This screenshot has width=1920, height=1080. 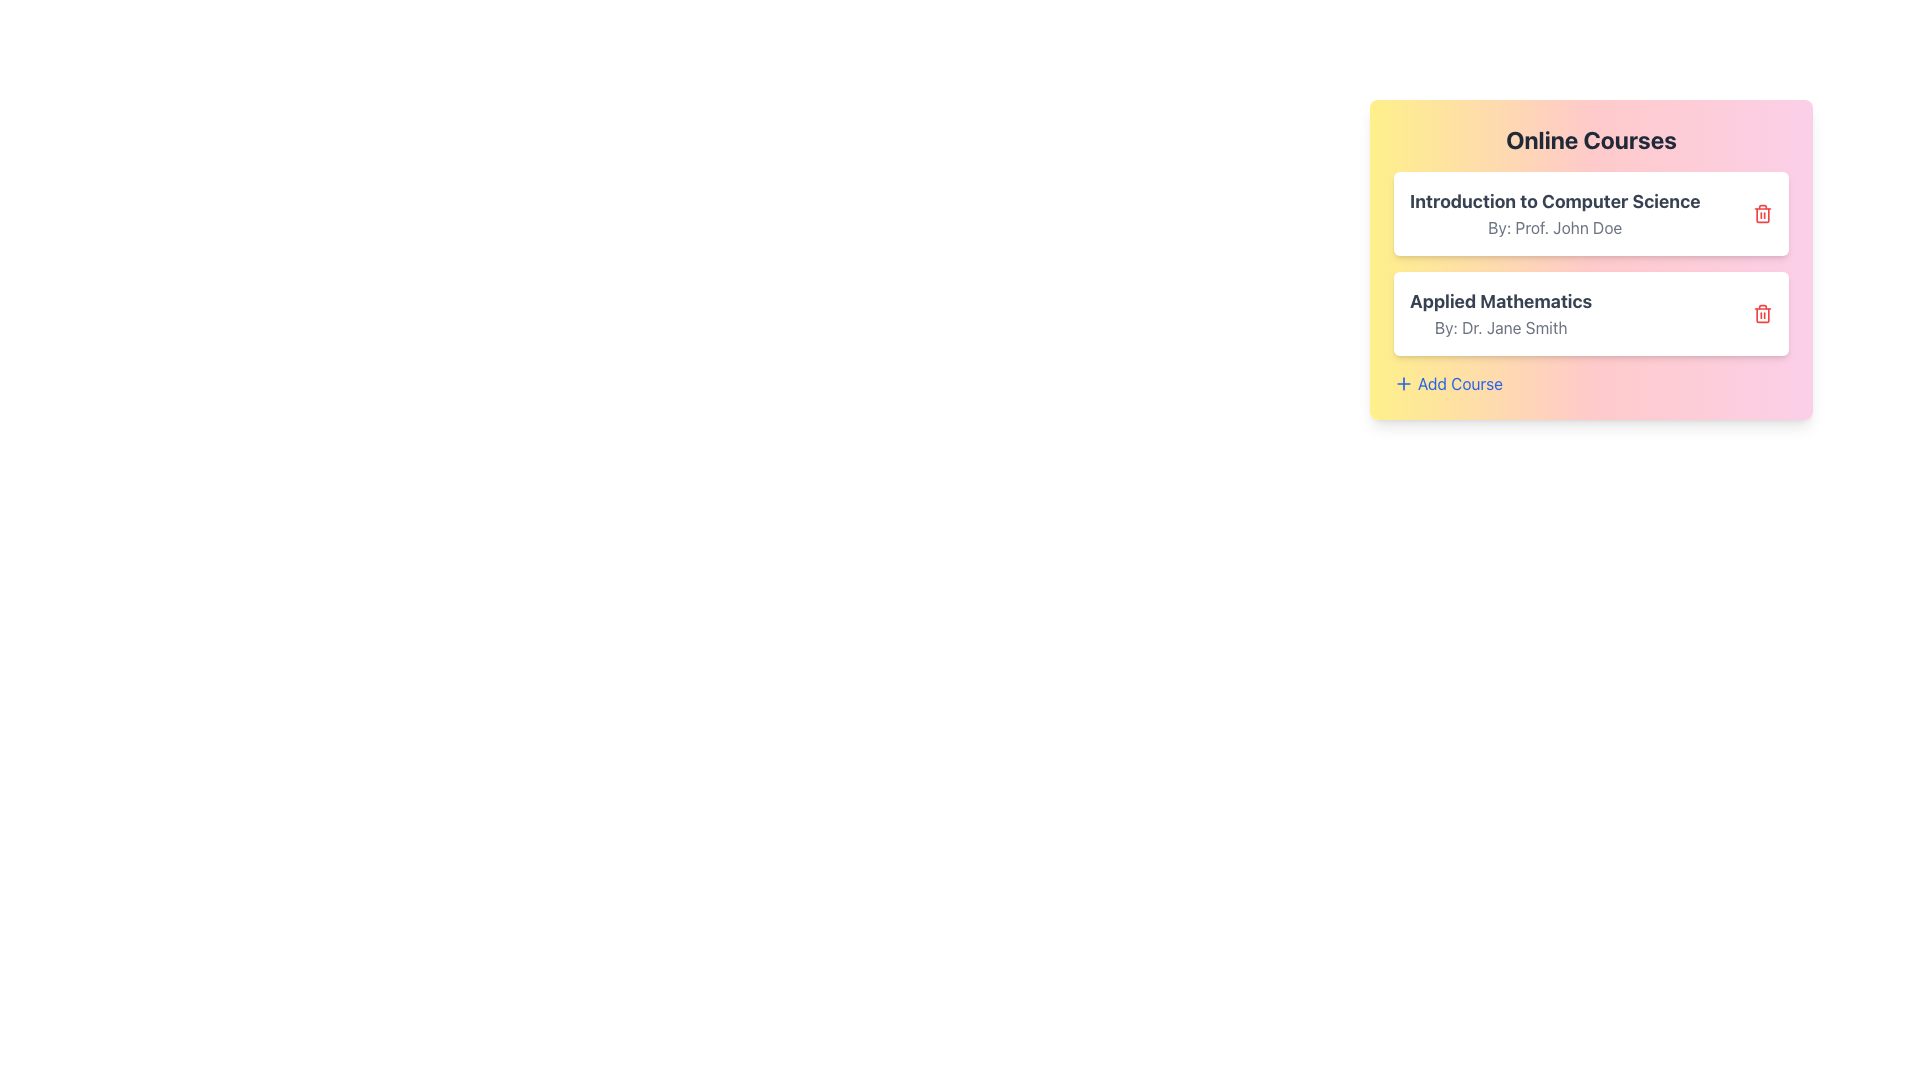 I want to click on displayed text 'Applied Mathematics' from the Text Label located at the top of the card under 'Online Courses.', so click(x=1501, y=301).